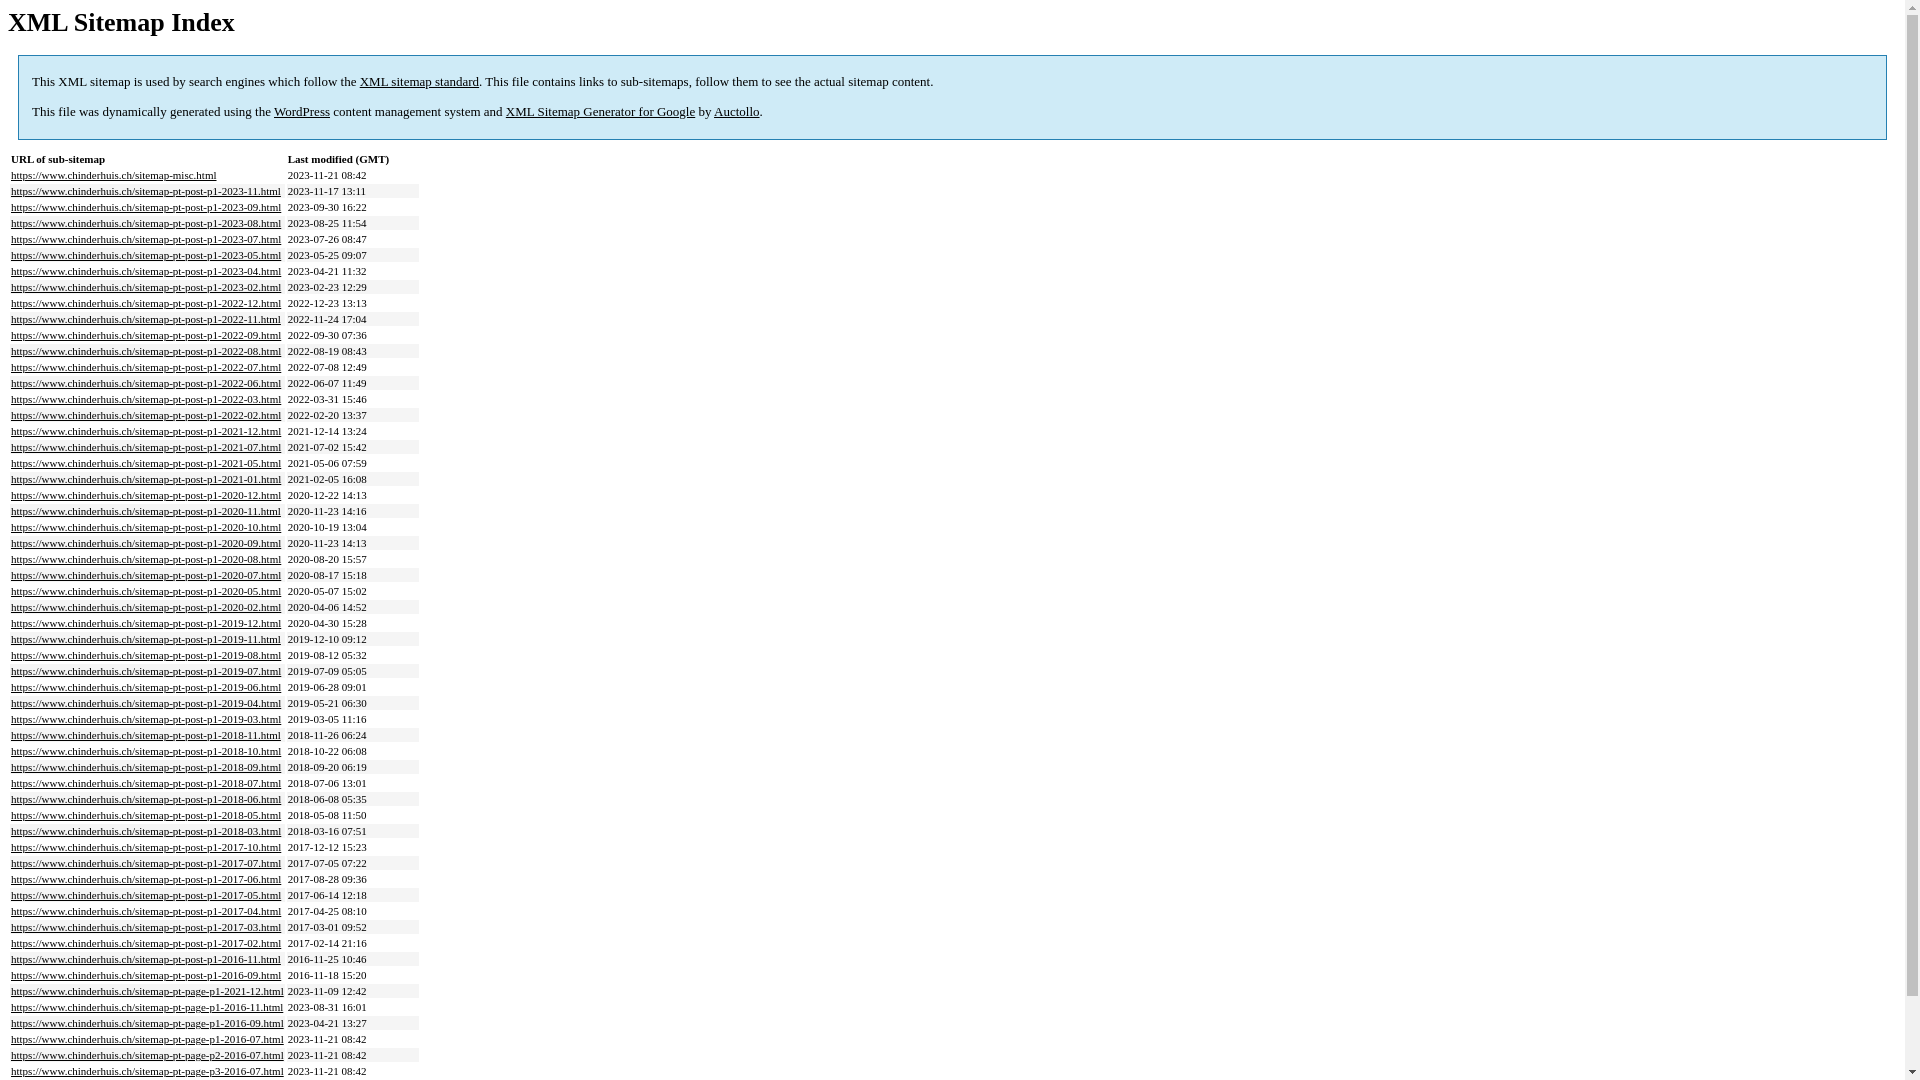 The width and height of the screenshot is (1920, 1080). I want to click on 'https://www.chinderhuis.ch/sitemap-pt-page-p2-2016-07.html', so click(146, 1054).